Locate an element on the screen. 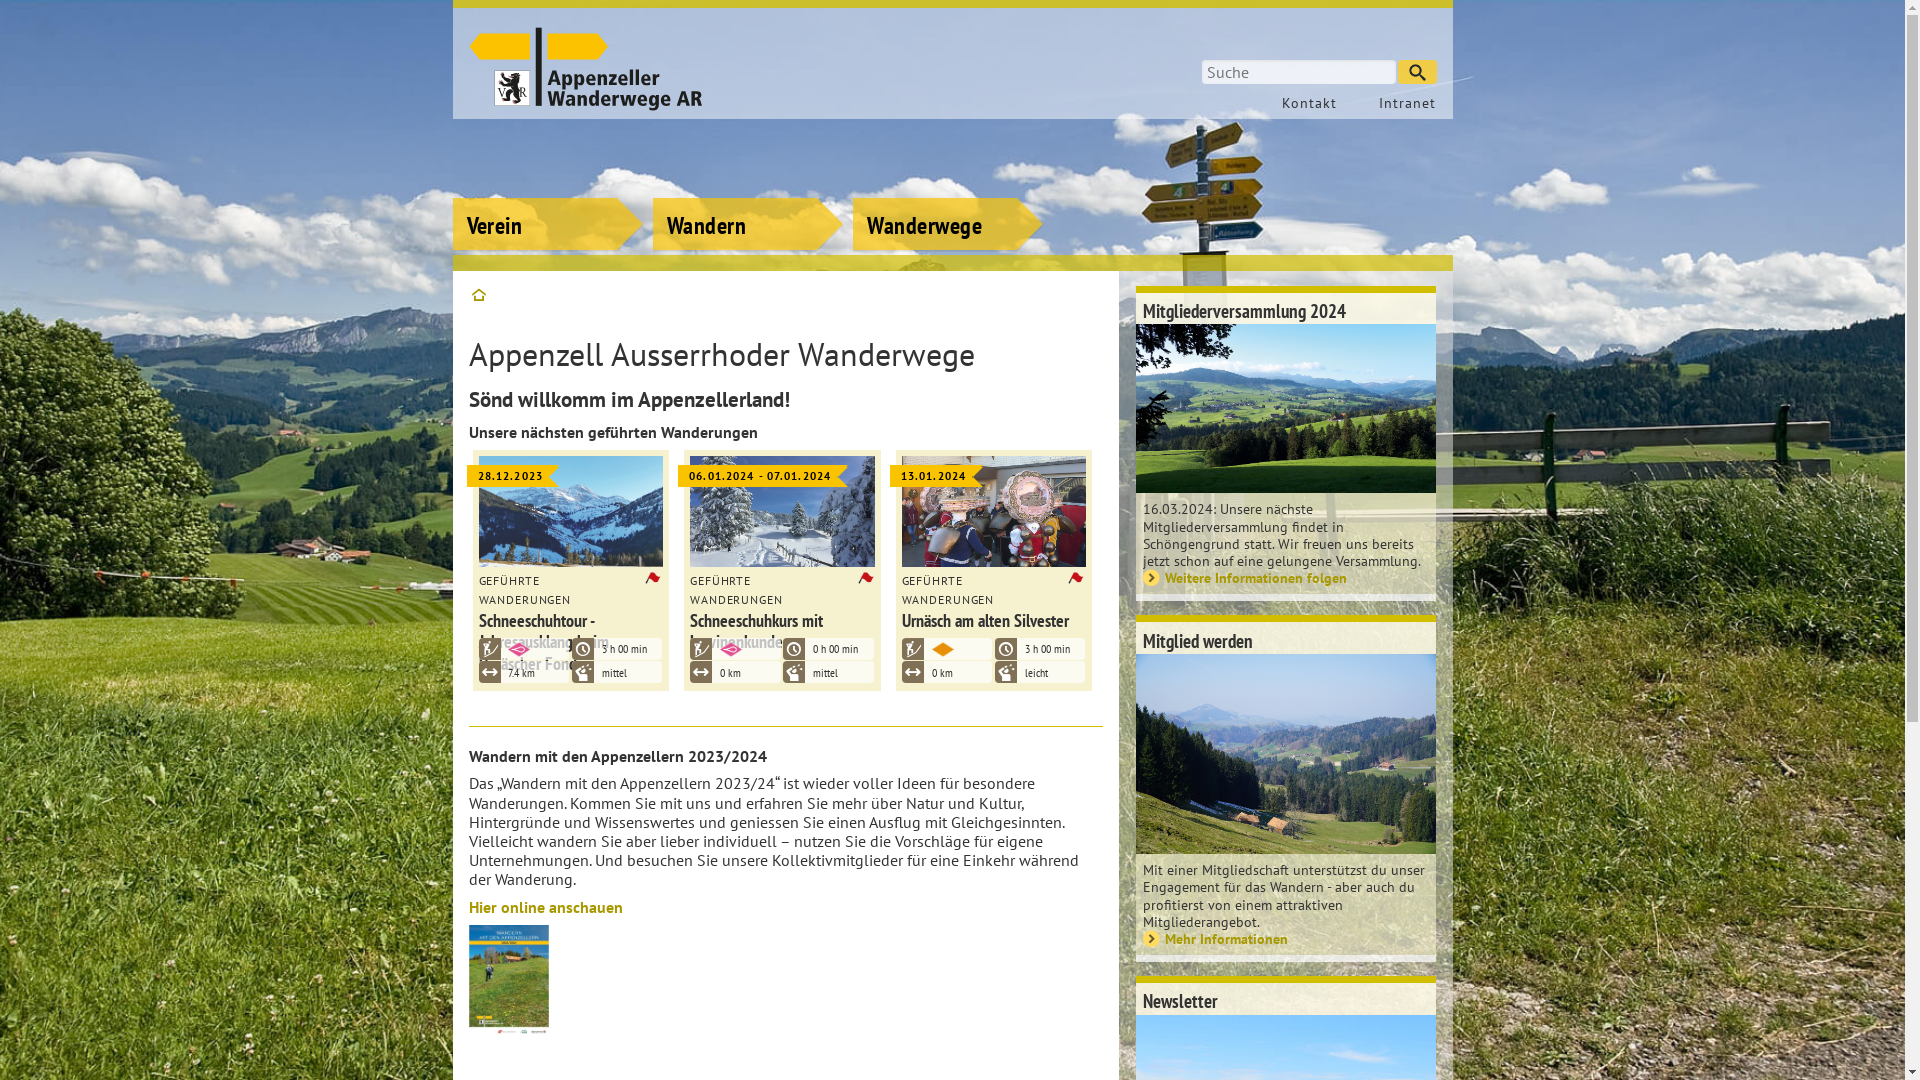 The image size is (1920, 1080). 'Kontakt' is located at coordinates (1256, 103).